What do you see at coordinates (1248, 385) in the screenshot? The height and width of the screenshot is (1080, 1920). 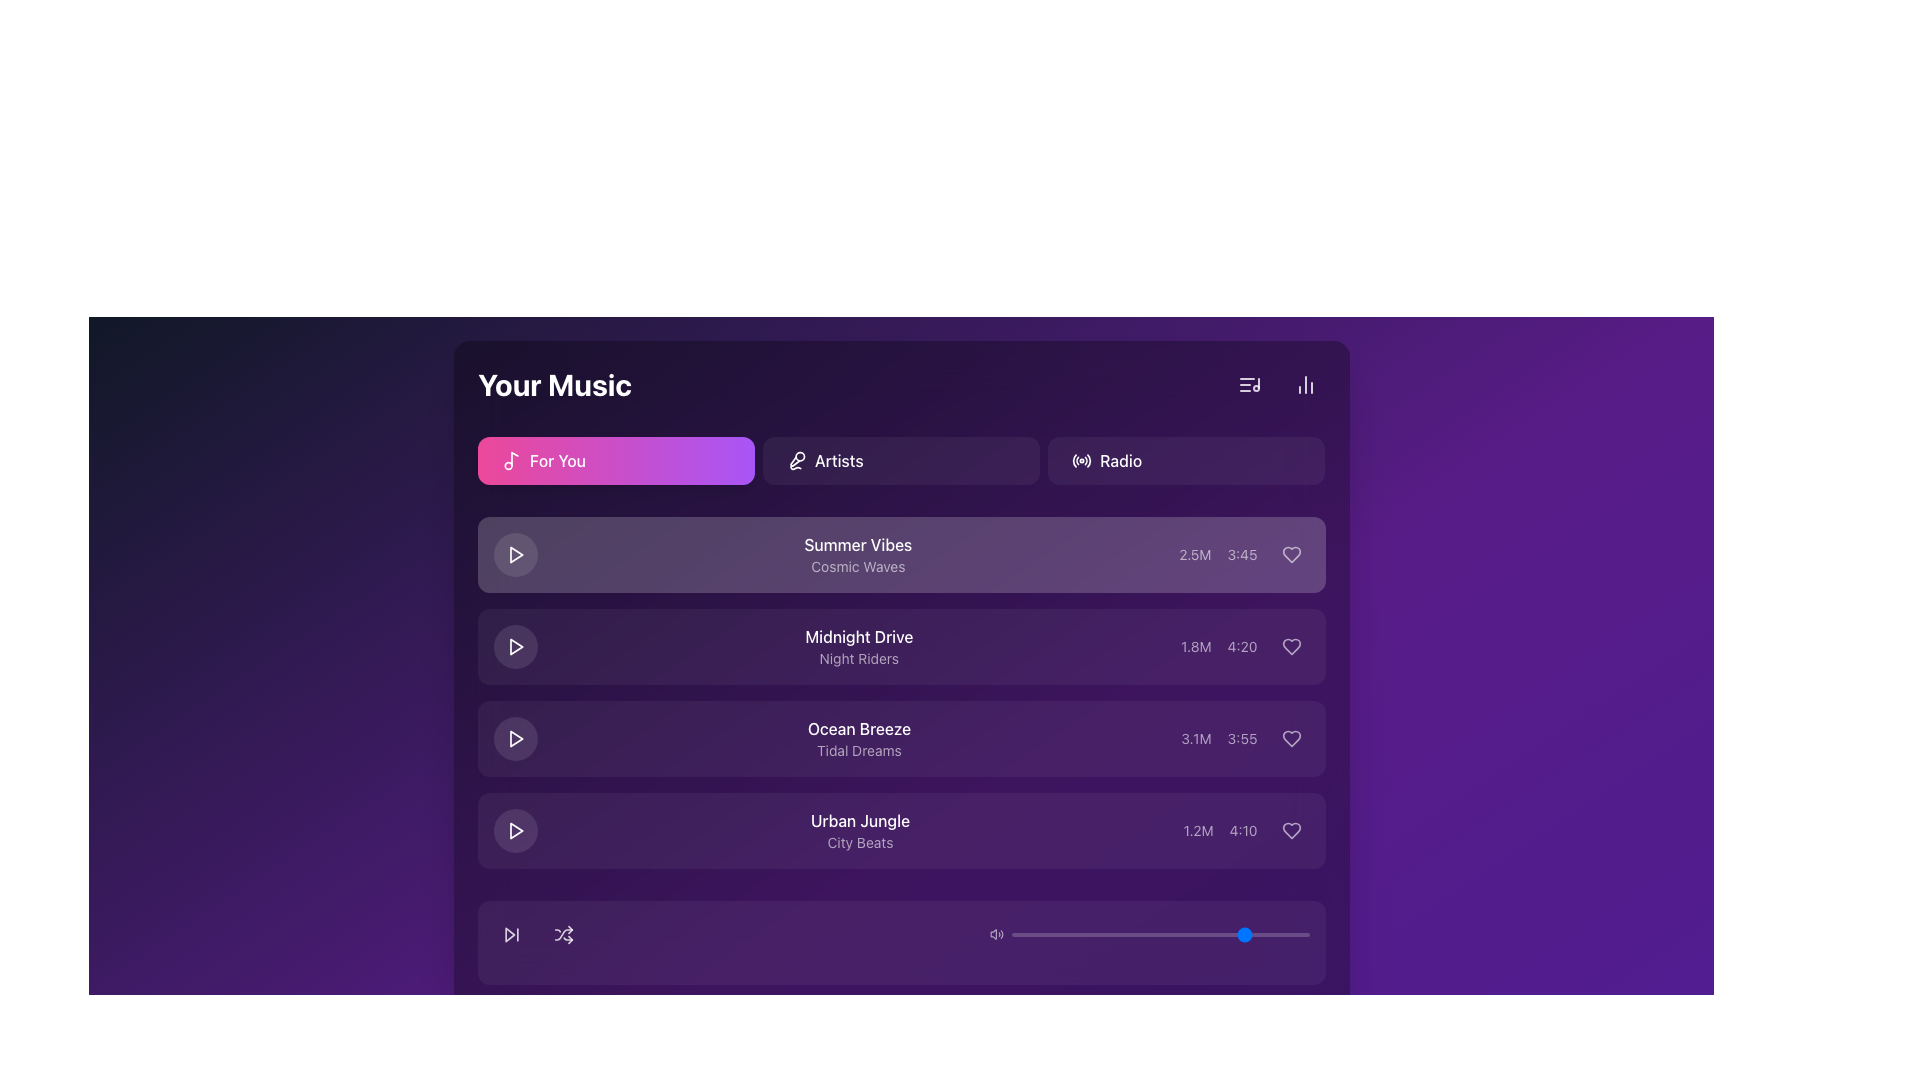 I see `the button in the top-right corner of the application interface` at bounding box center [1248, 385].